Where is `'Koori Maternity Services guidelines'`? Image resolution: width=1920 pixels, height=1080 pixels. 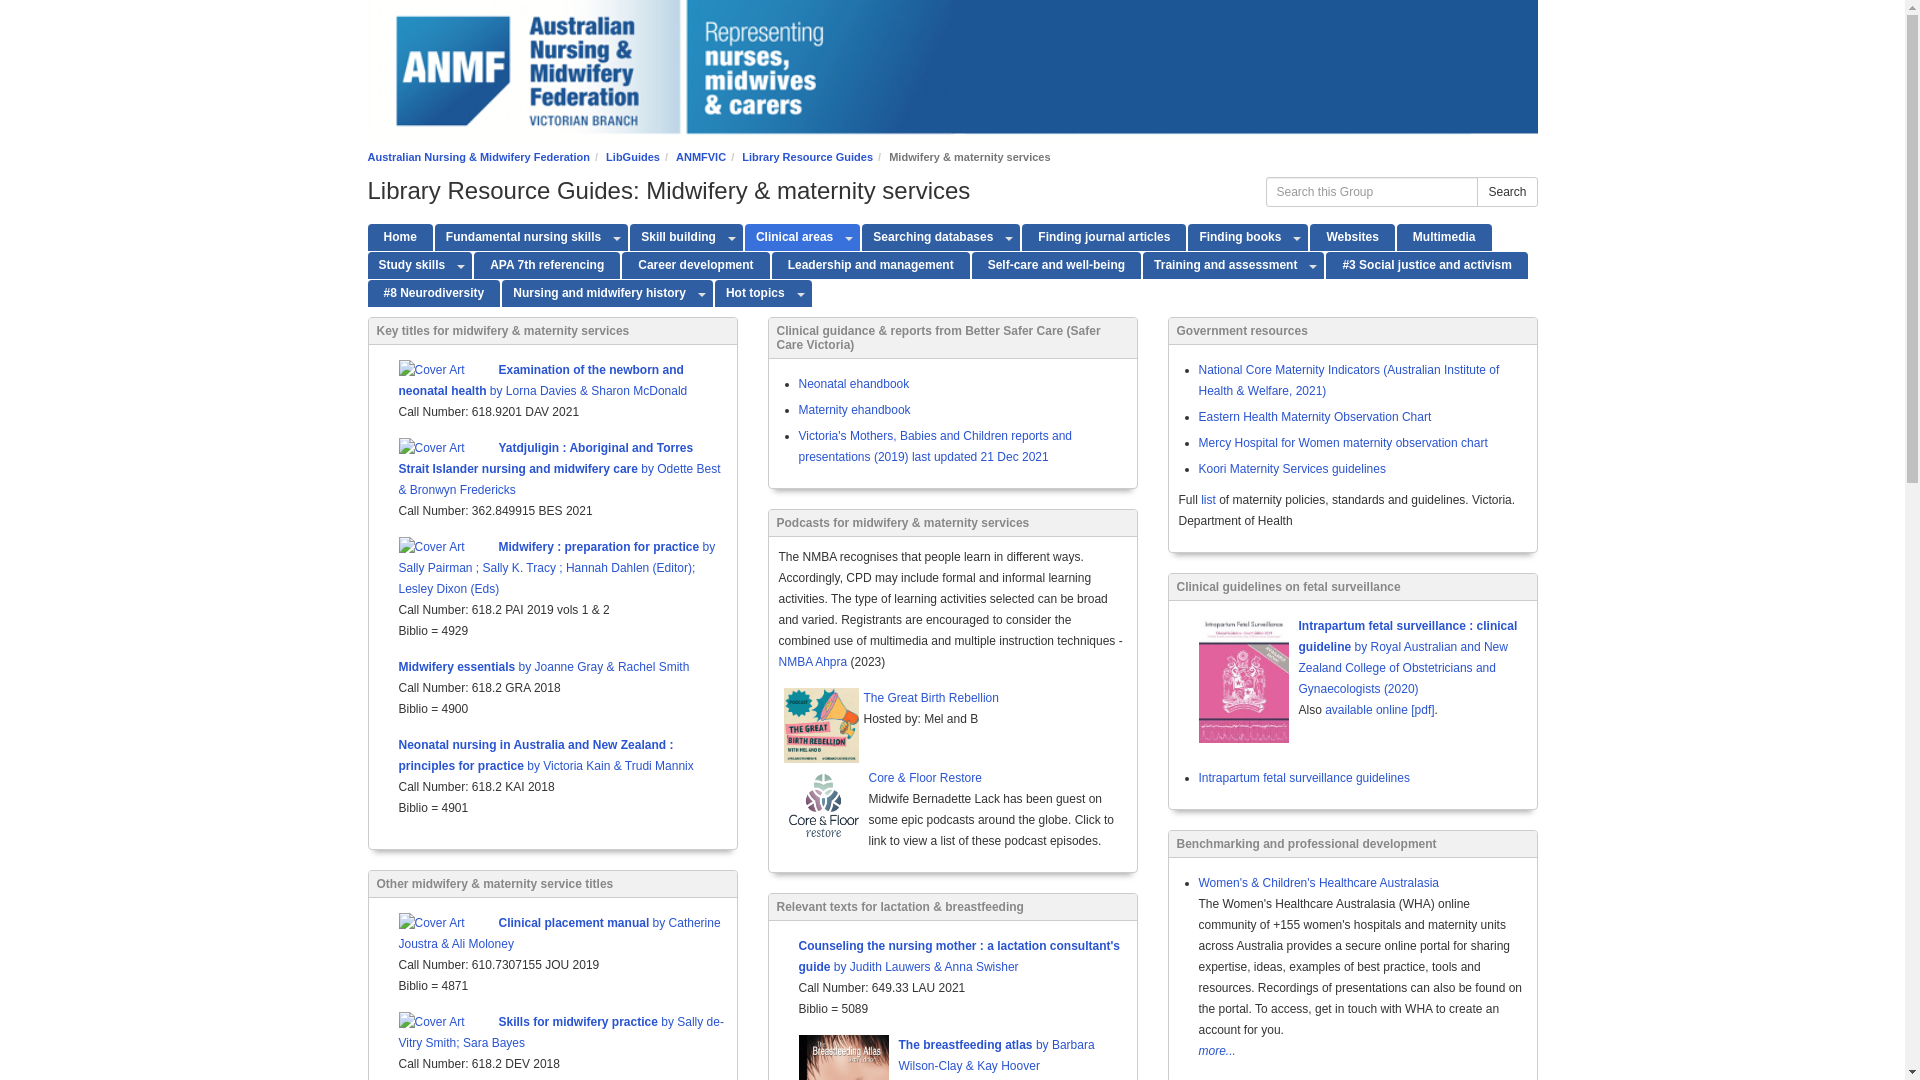
'Koori Maternity Services guidelines' is located at coordinates (1291, 469).